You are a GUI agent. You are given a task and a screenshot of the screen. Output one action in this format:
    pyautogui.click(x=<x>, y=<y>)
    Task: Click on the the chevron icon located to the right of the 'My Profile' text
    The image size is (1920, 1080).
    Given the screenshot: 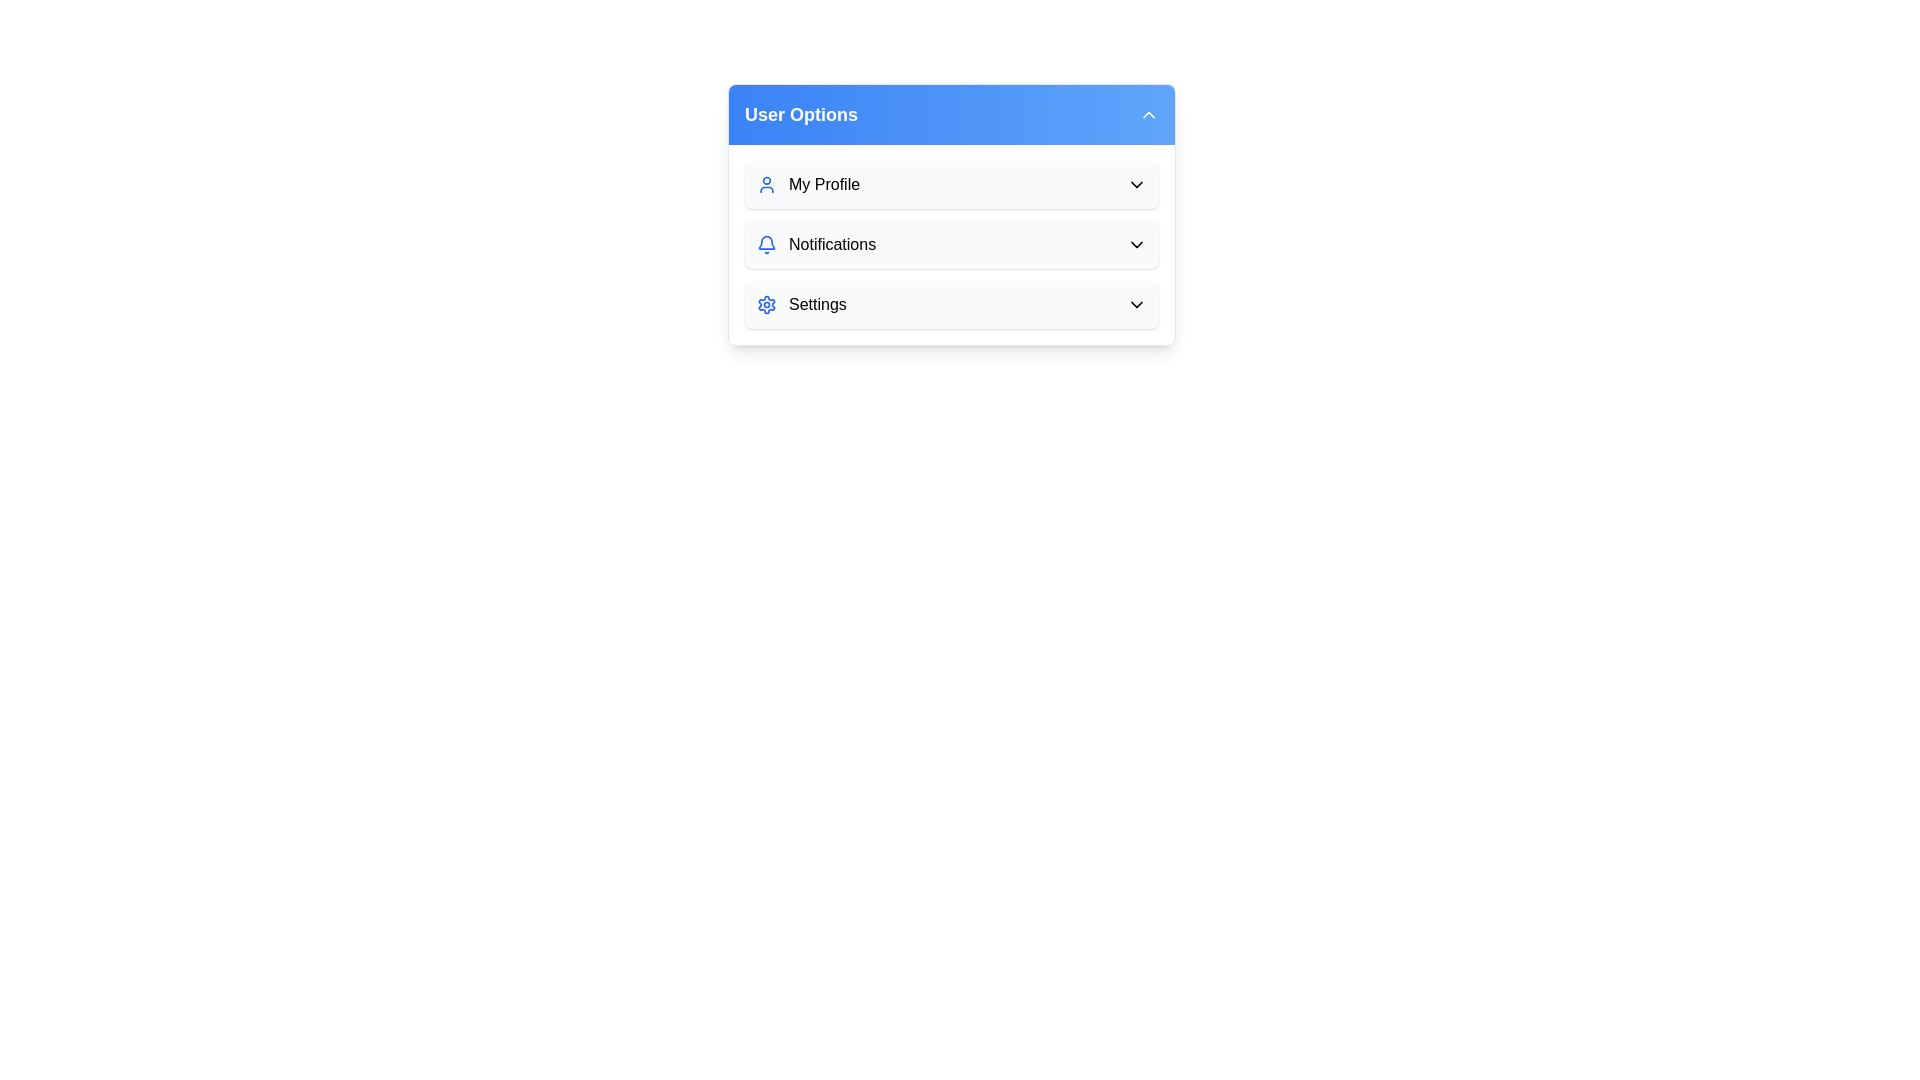 What is the action you would take?
    pyautogui.click(x=1137, y=185)
    